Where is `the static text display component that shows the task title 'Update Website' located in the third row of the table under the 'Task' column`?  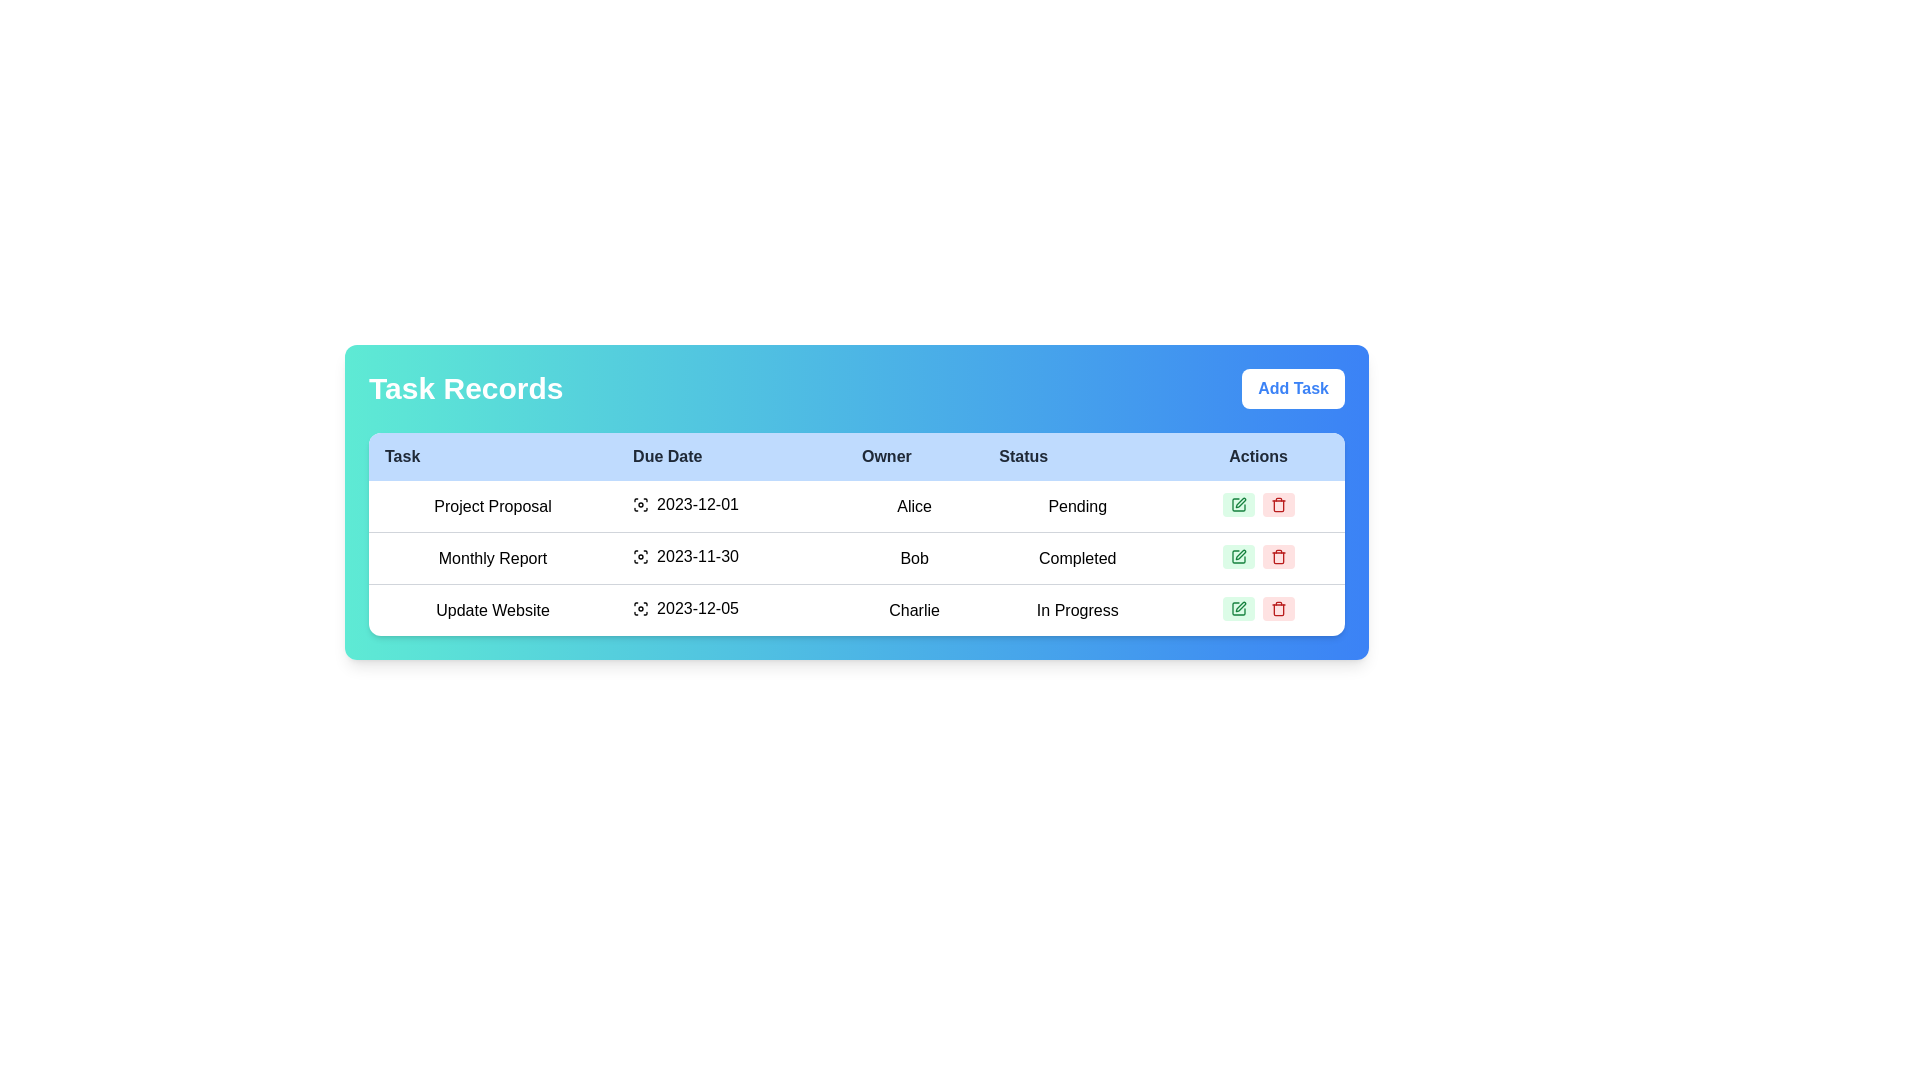 the static text display component that shows the task title 'Update Website' located in the third row of the table under the 'Task' column is located at coordinates (493, 609).